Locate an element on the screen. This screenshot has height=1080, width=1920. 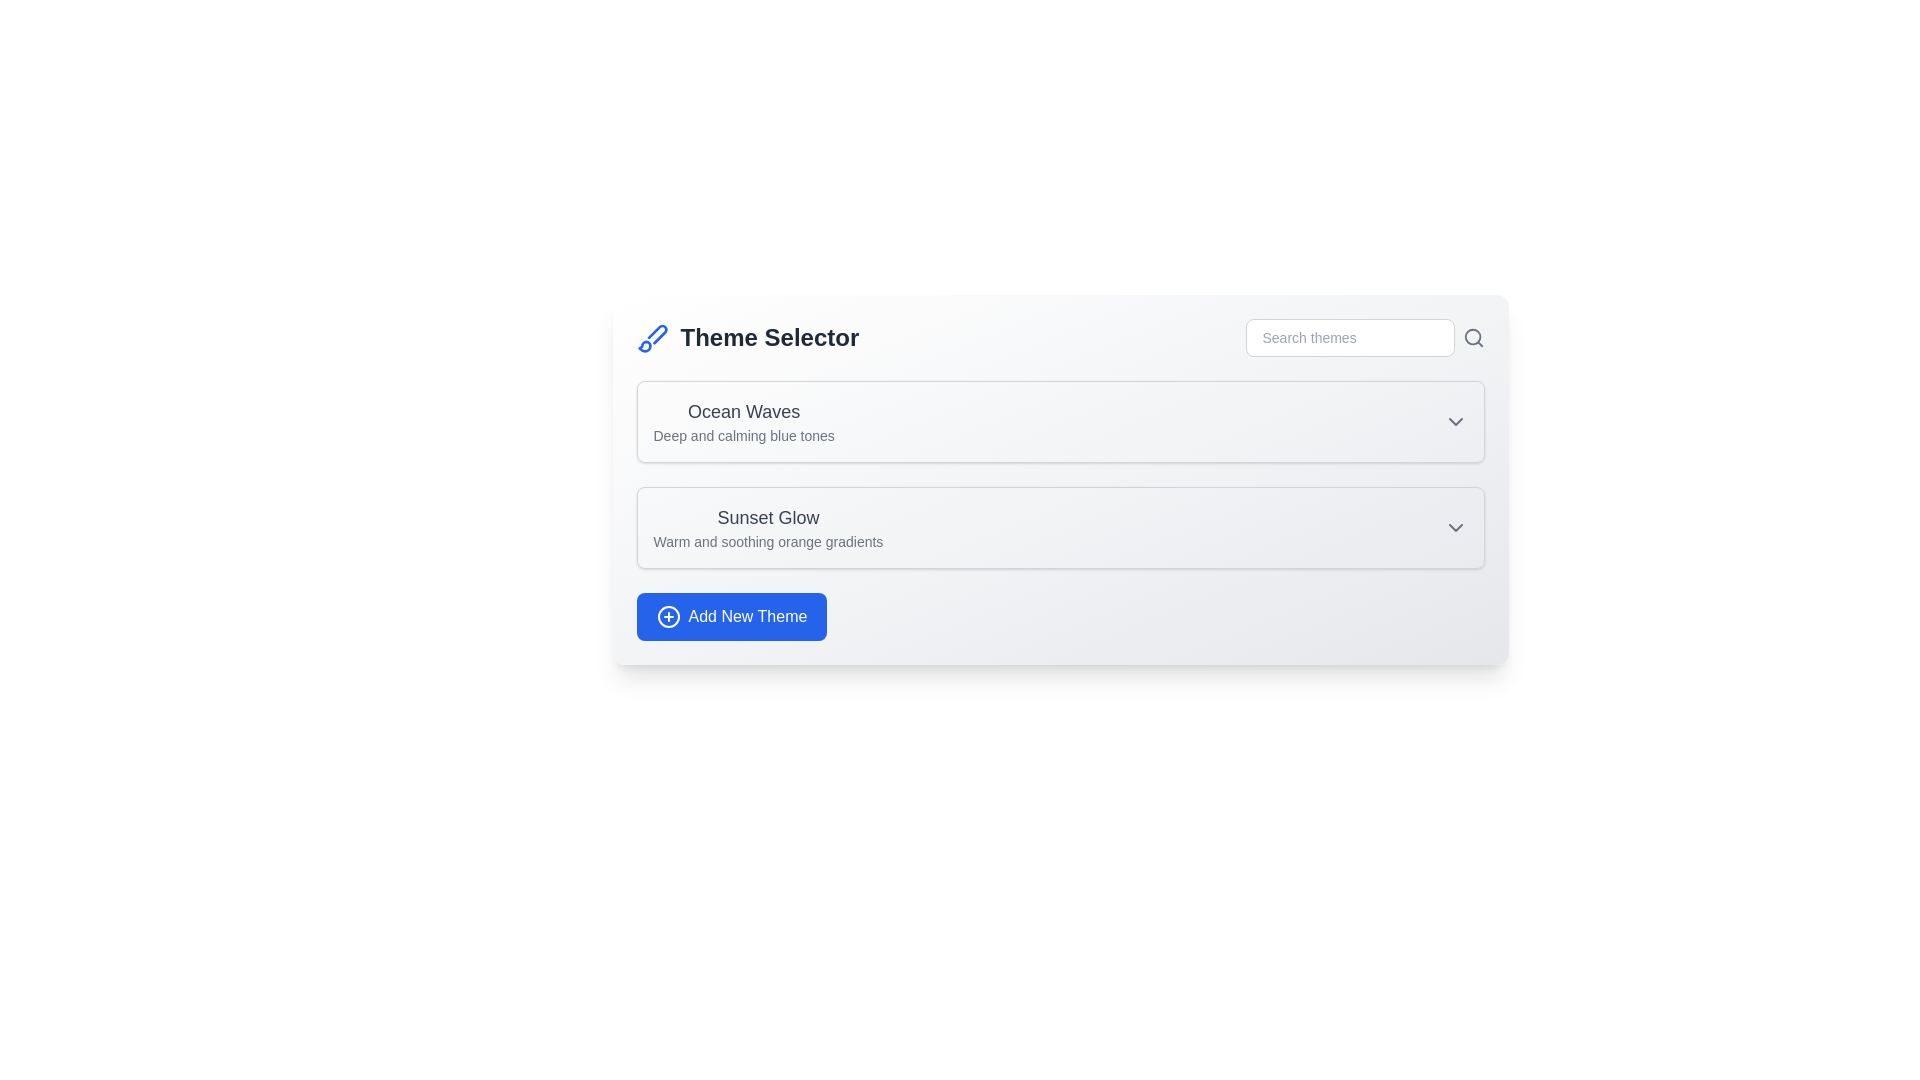
the static text label displaying 'Sunset Glow' in the Theme Selector interface, positioned above the descriptive text 'Warm and soothing orange gradients' is located at coordinates (767, 516).